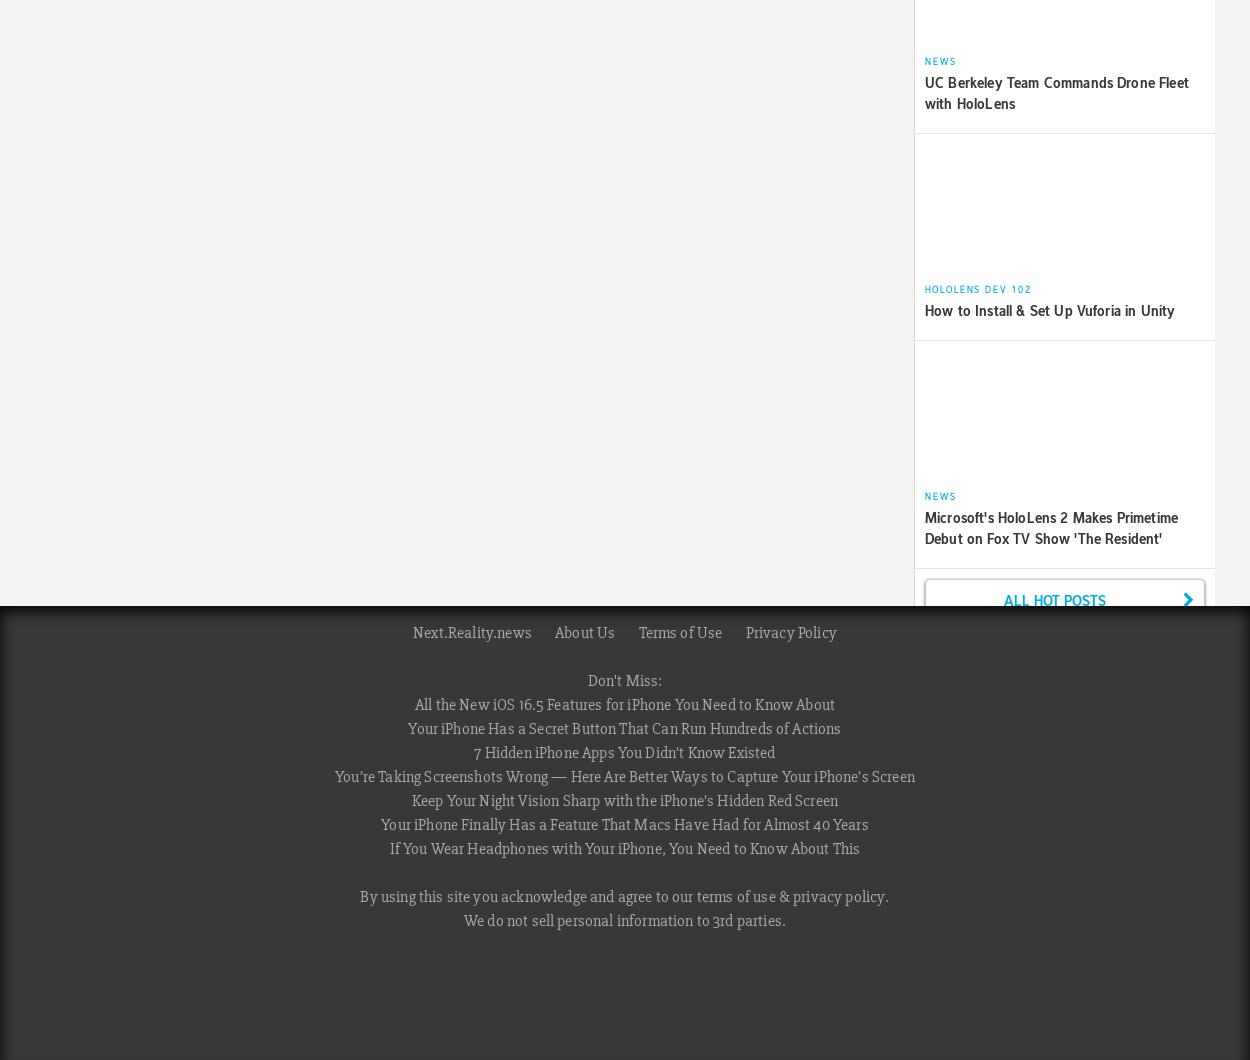  What do you see at coordinates (885, 896) in the screenshot?
I see `'.'` at bounding box center [885, 896].